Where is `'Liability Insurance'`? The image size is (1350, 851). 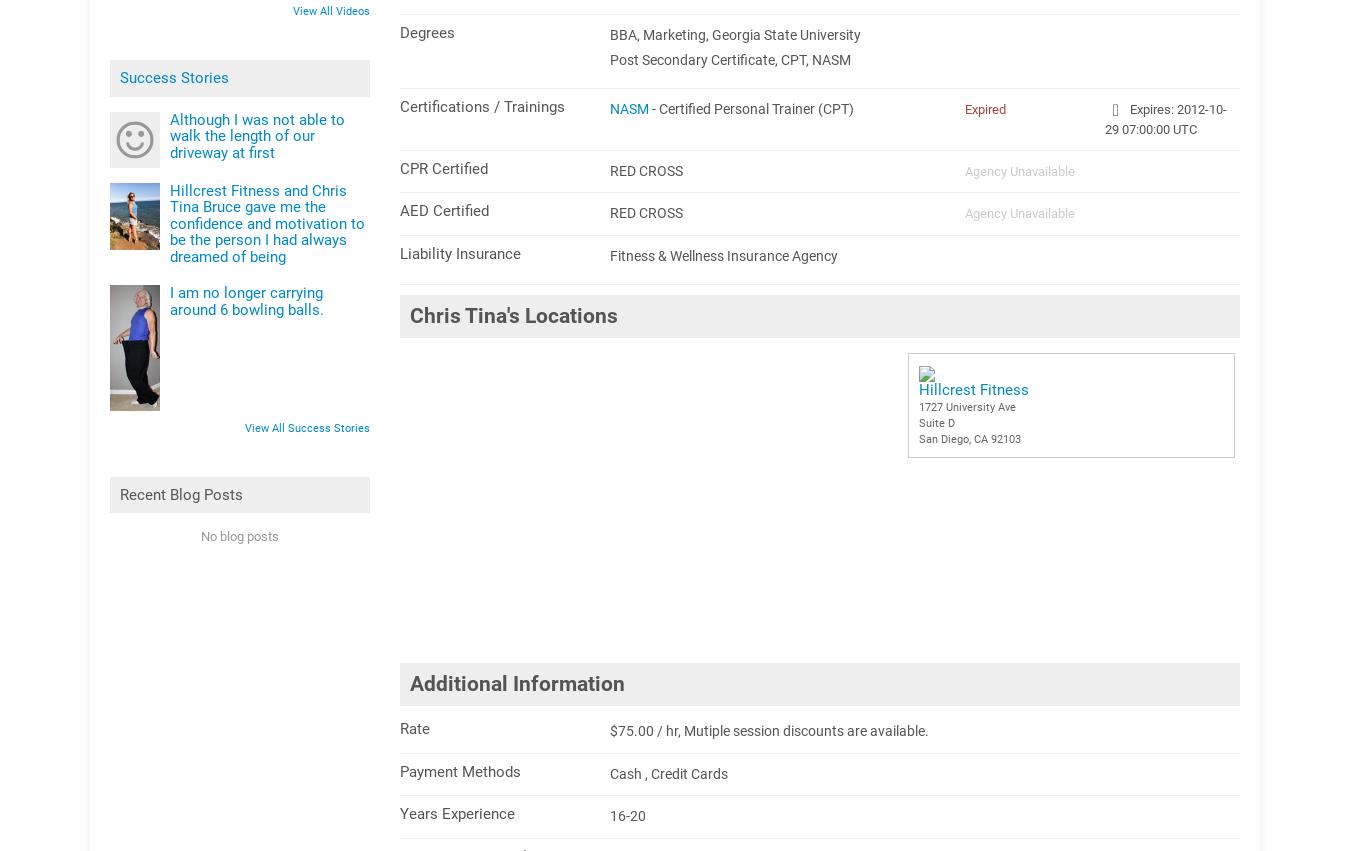 'Liability Insurance' is located at coordinates (459, 252).